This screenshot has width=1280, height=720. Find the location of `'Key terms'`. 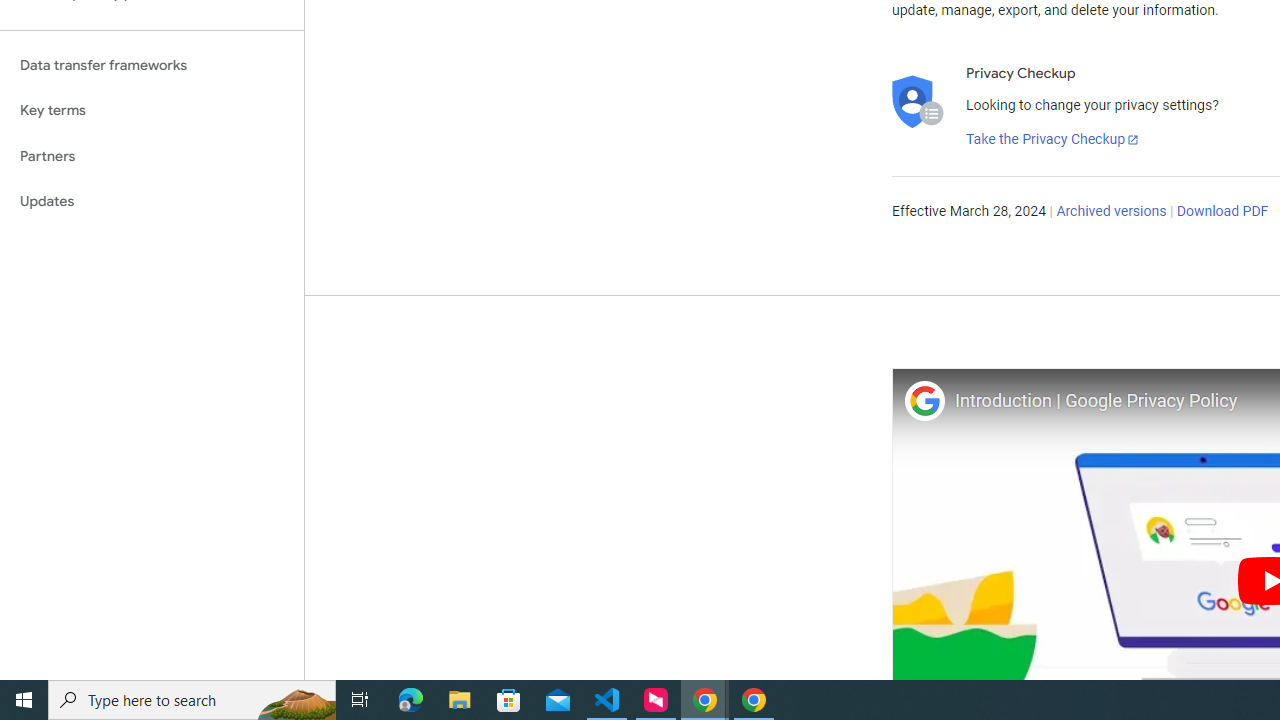

'Key terms' is located at coordinates (151, 110).